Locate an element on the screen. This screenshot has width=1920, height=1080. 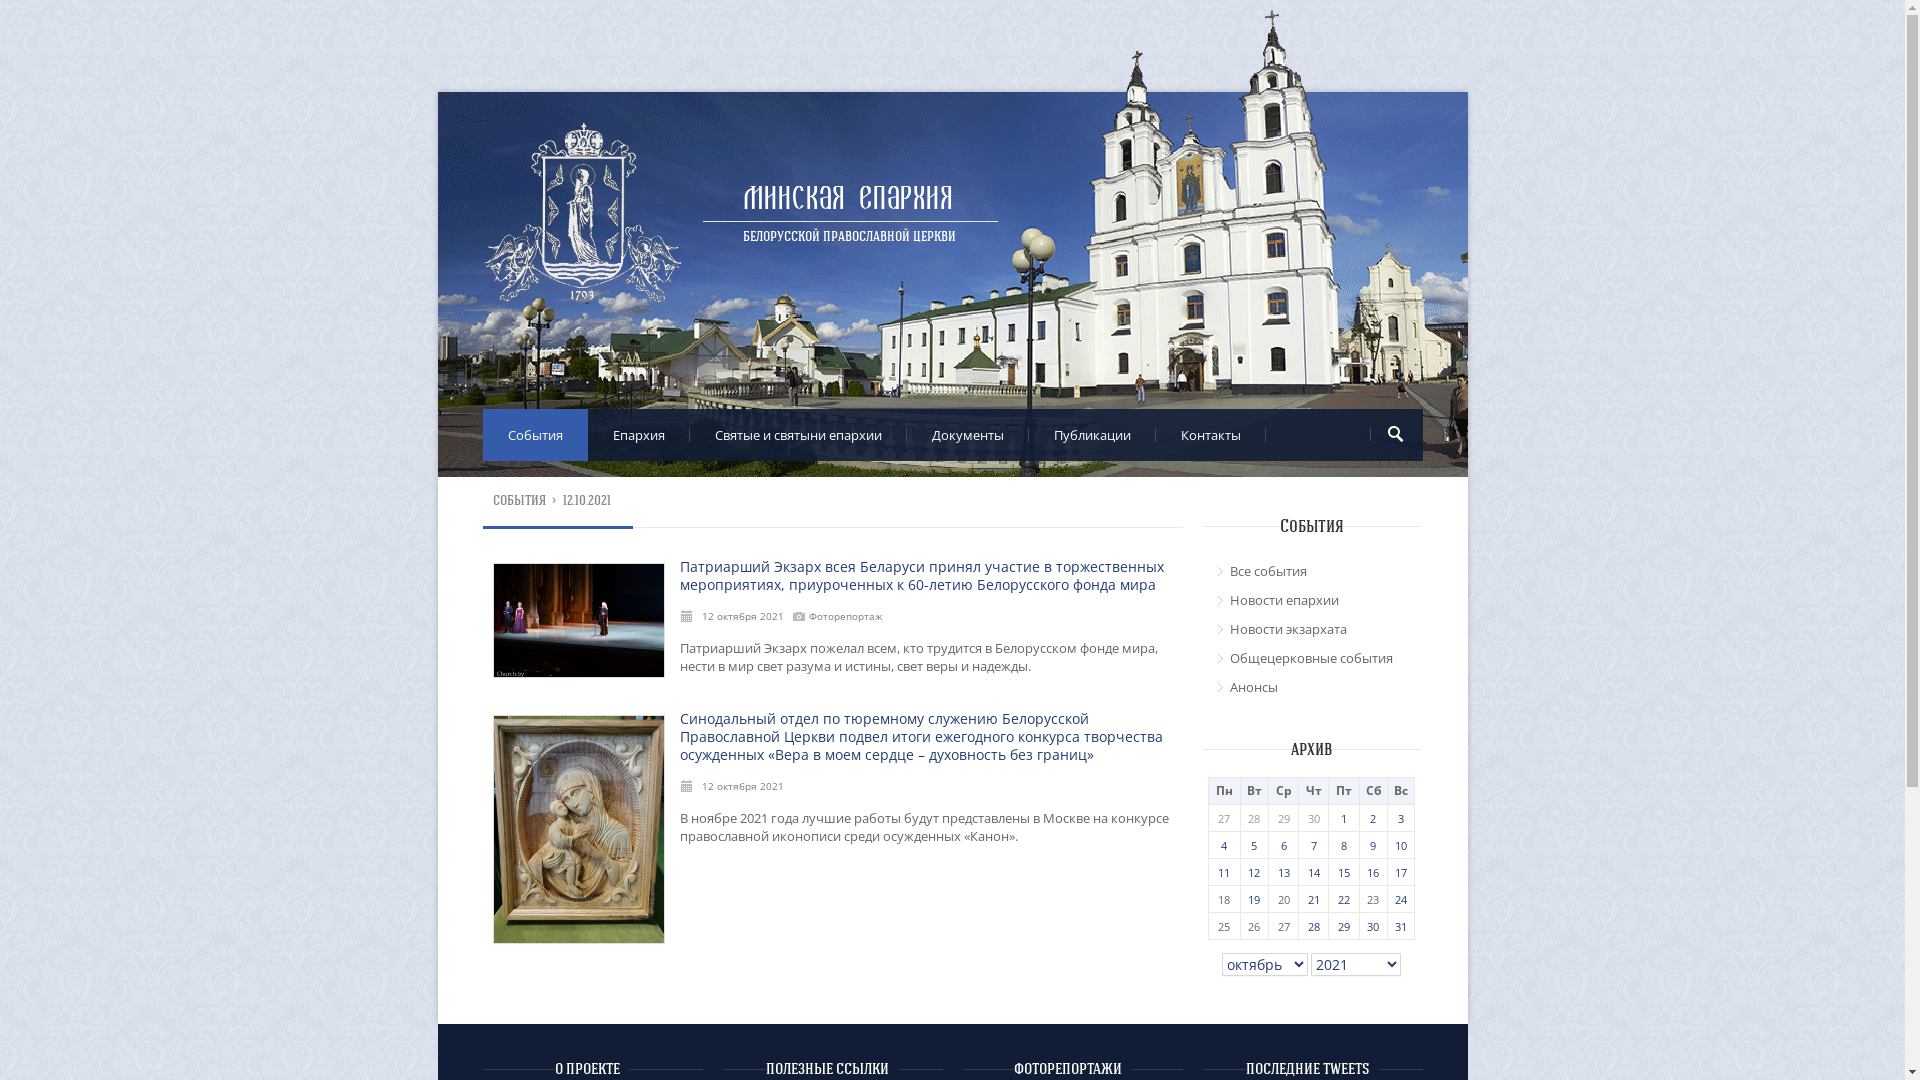
'21' is located at coordinates (1314, 898).